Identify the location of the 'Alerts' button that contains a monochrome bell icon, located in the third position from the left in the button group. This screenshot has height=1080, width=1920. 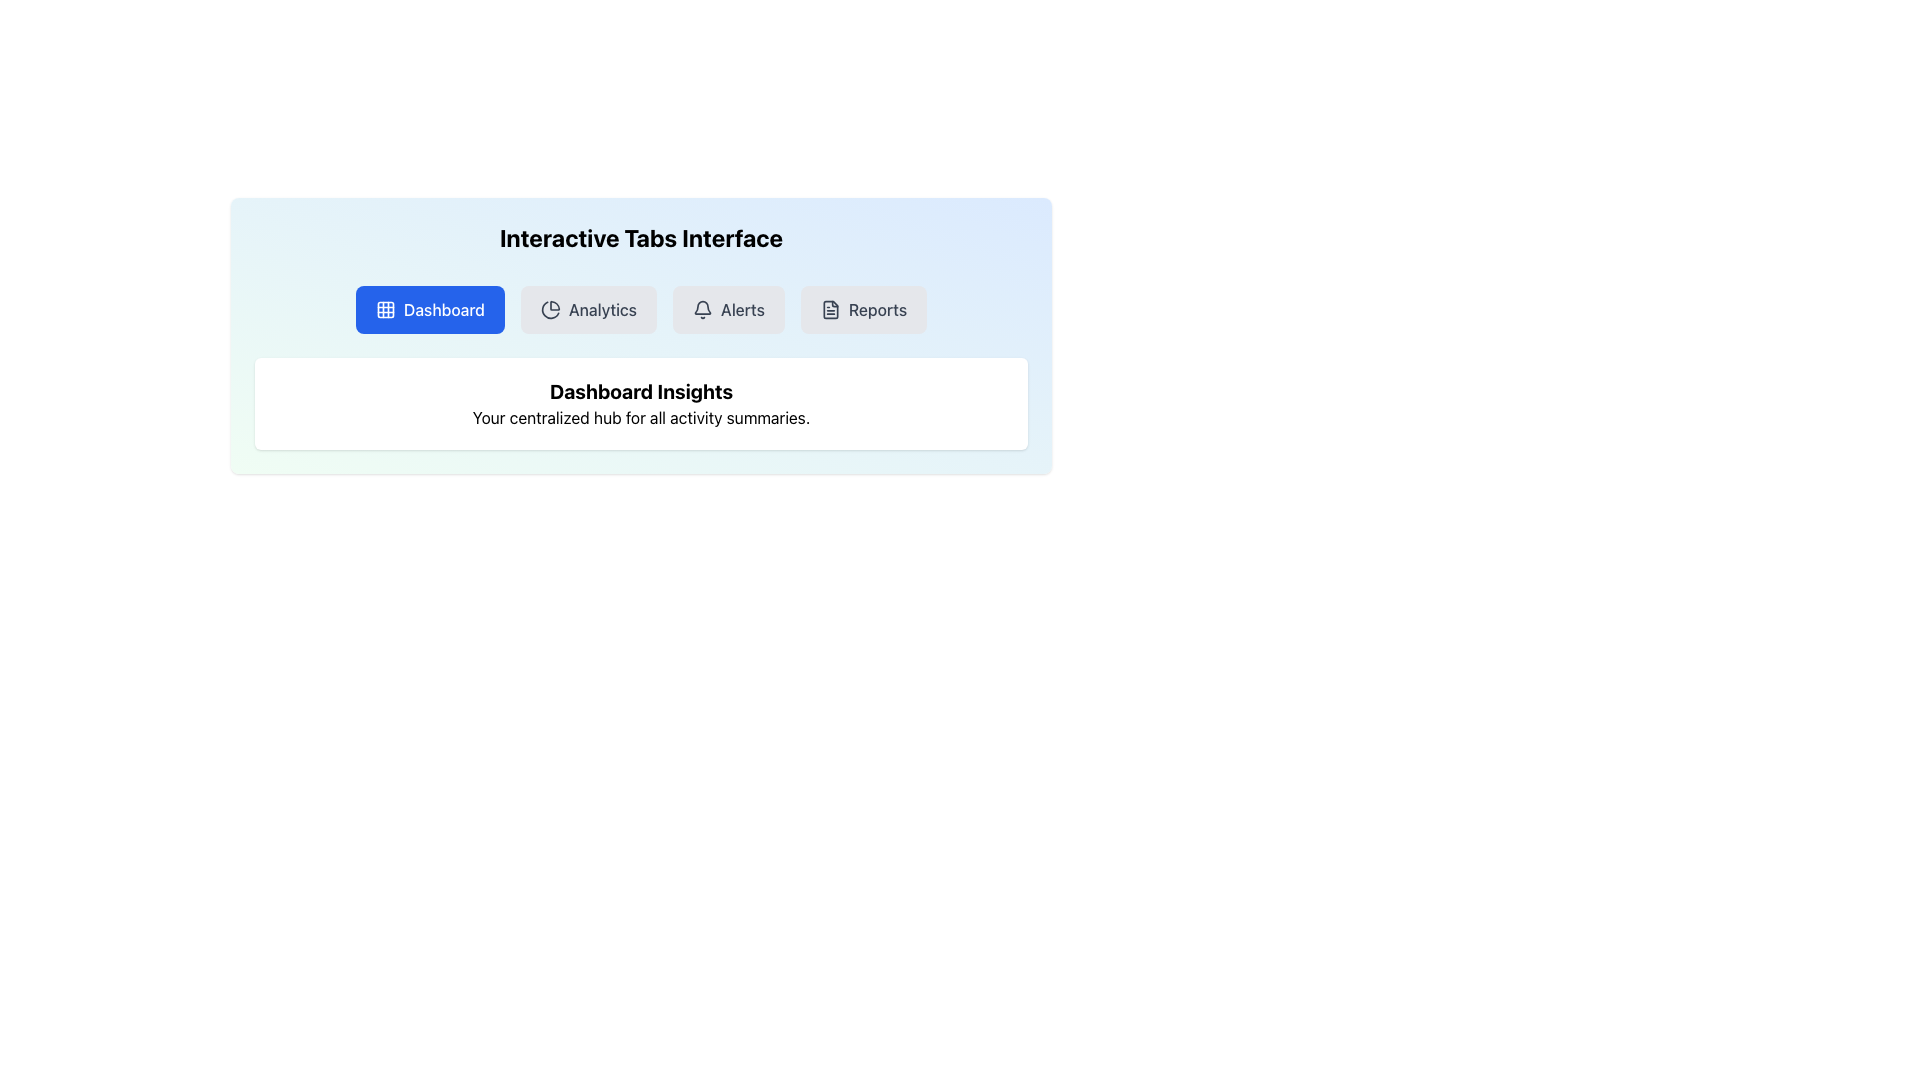
(702, 309).